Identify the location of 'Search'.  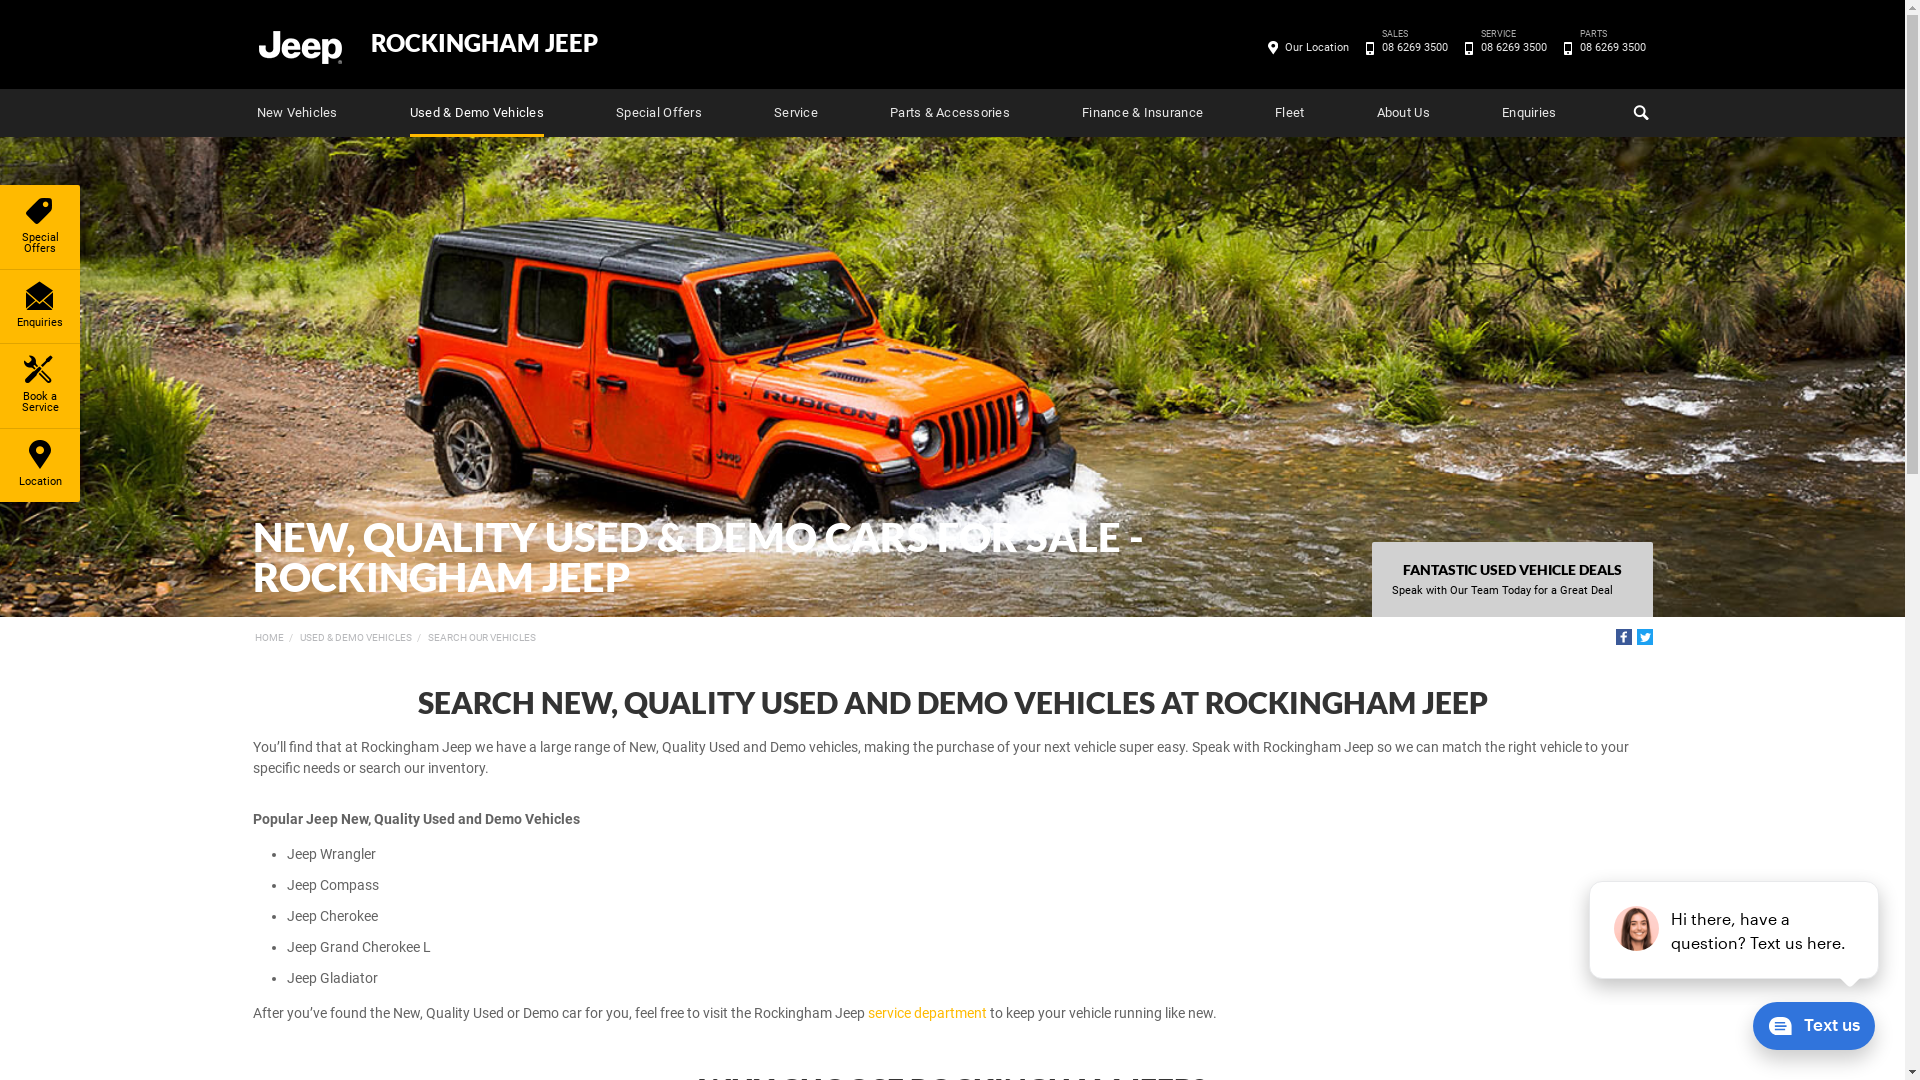
(1637, 112).